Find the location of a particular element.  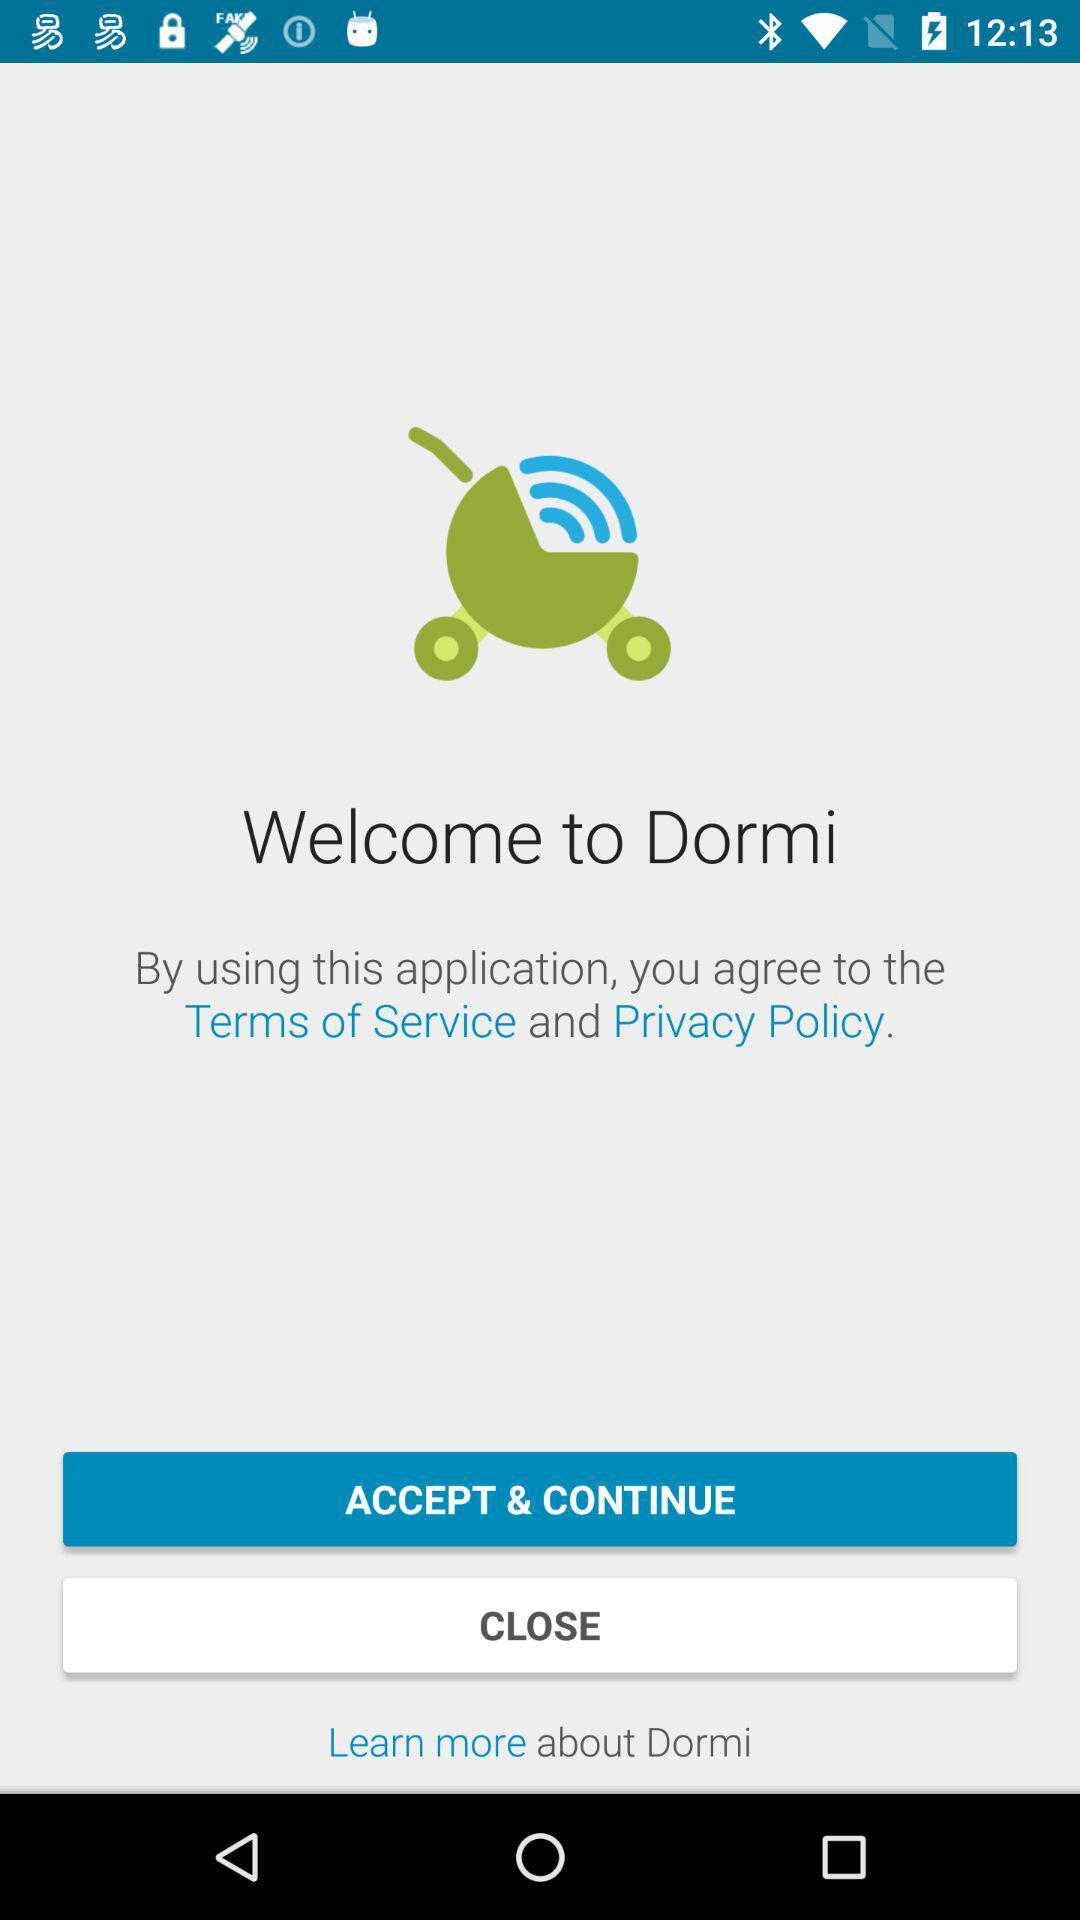

the close is located at coordinates (540, 1625).